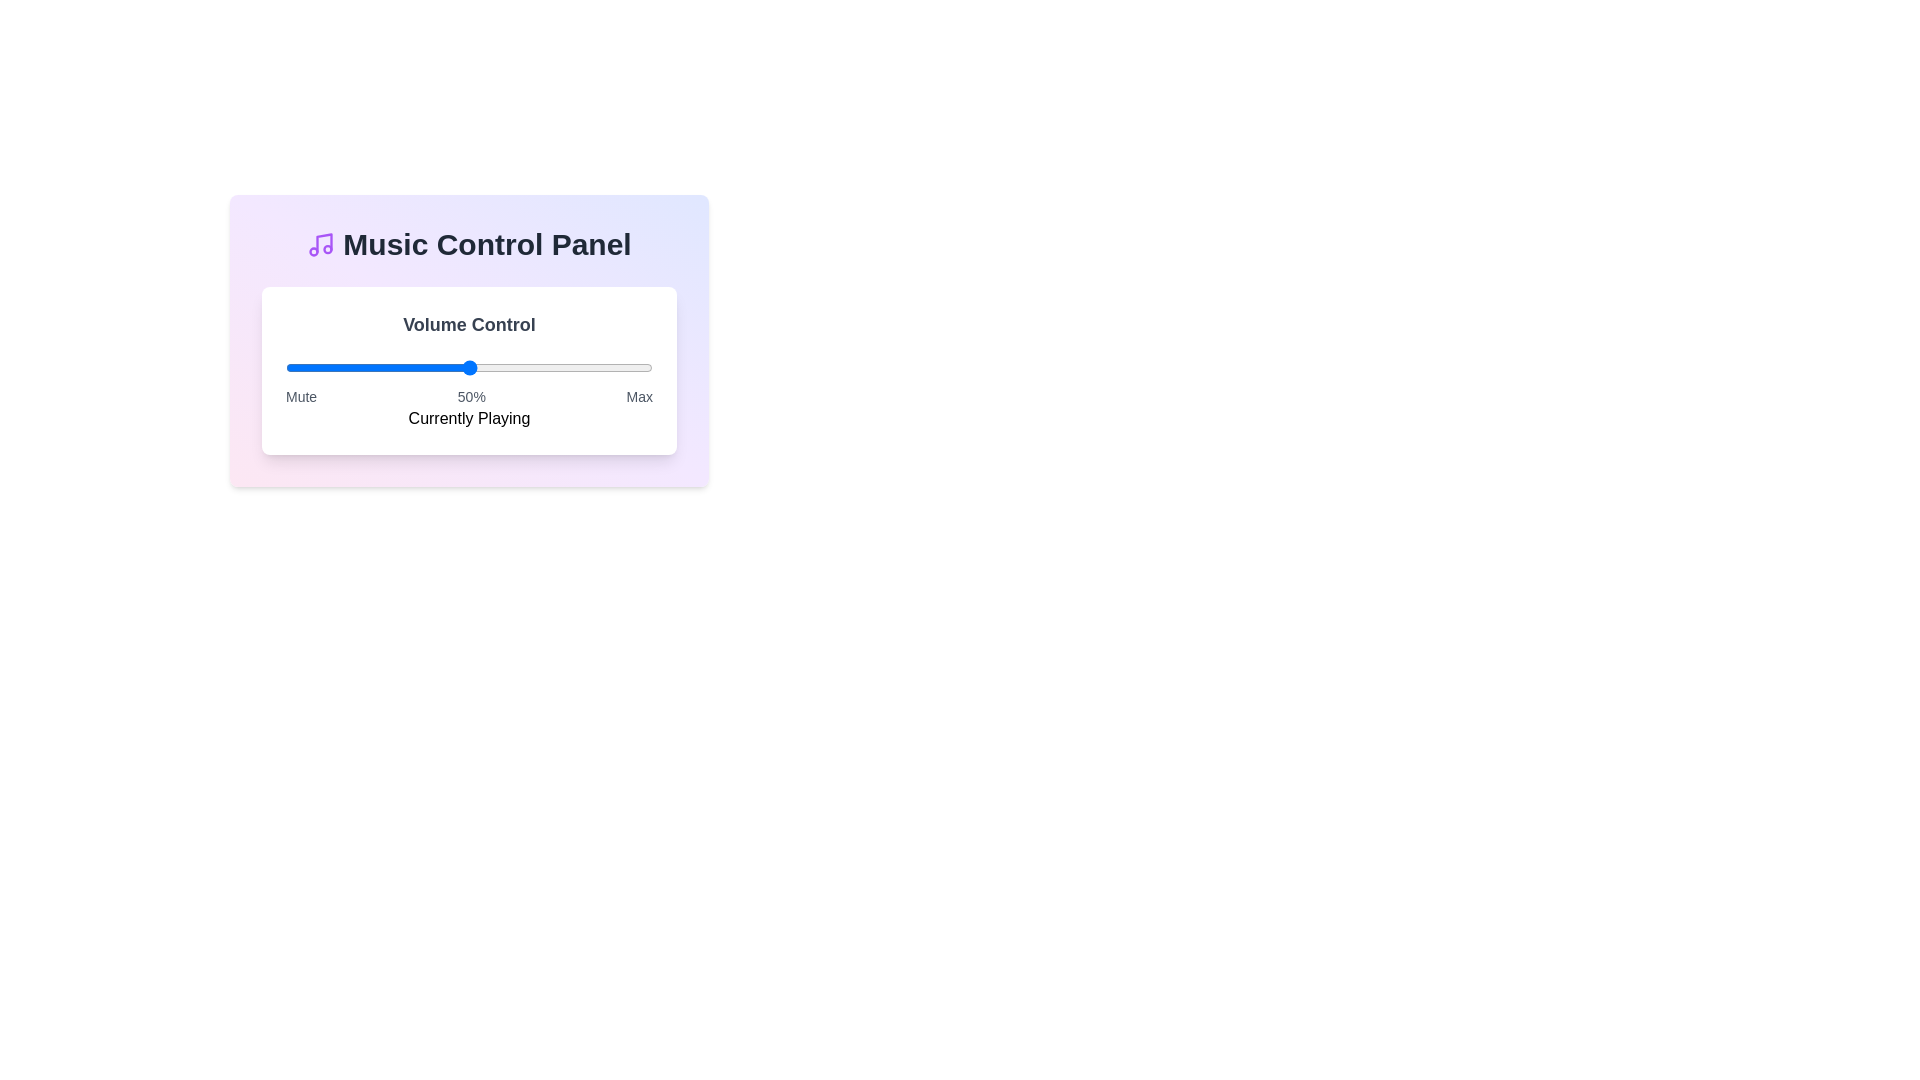 The height and width of the screenshot is (1080, 1920). I want to click on the 'Volume Control' text to highlight it for further interaction, so click(468, 323).